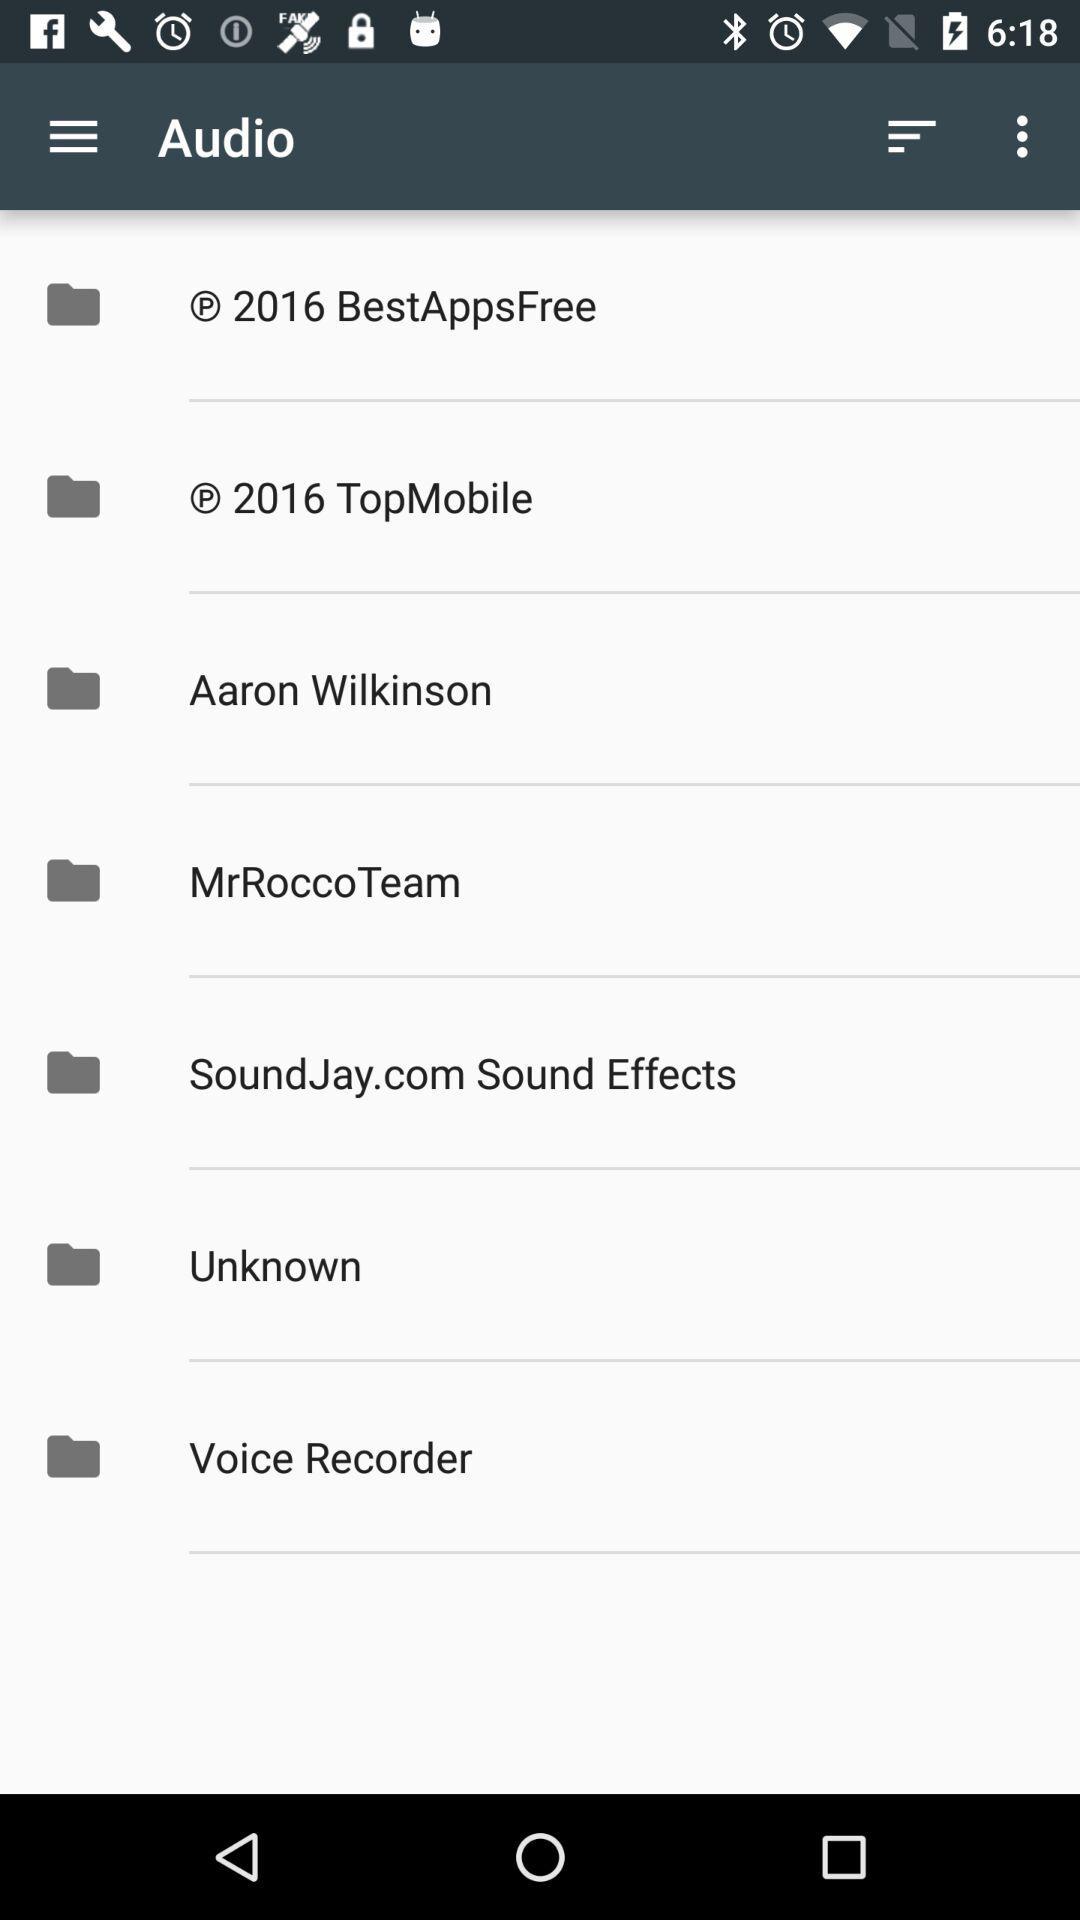 This screenshot has width=1080, height=1920. Describe the element at coordinates (72, 1263) in the screenshot. I see `the icon of unknown folder` at that location.